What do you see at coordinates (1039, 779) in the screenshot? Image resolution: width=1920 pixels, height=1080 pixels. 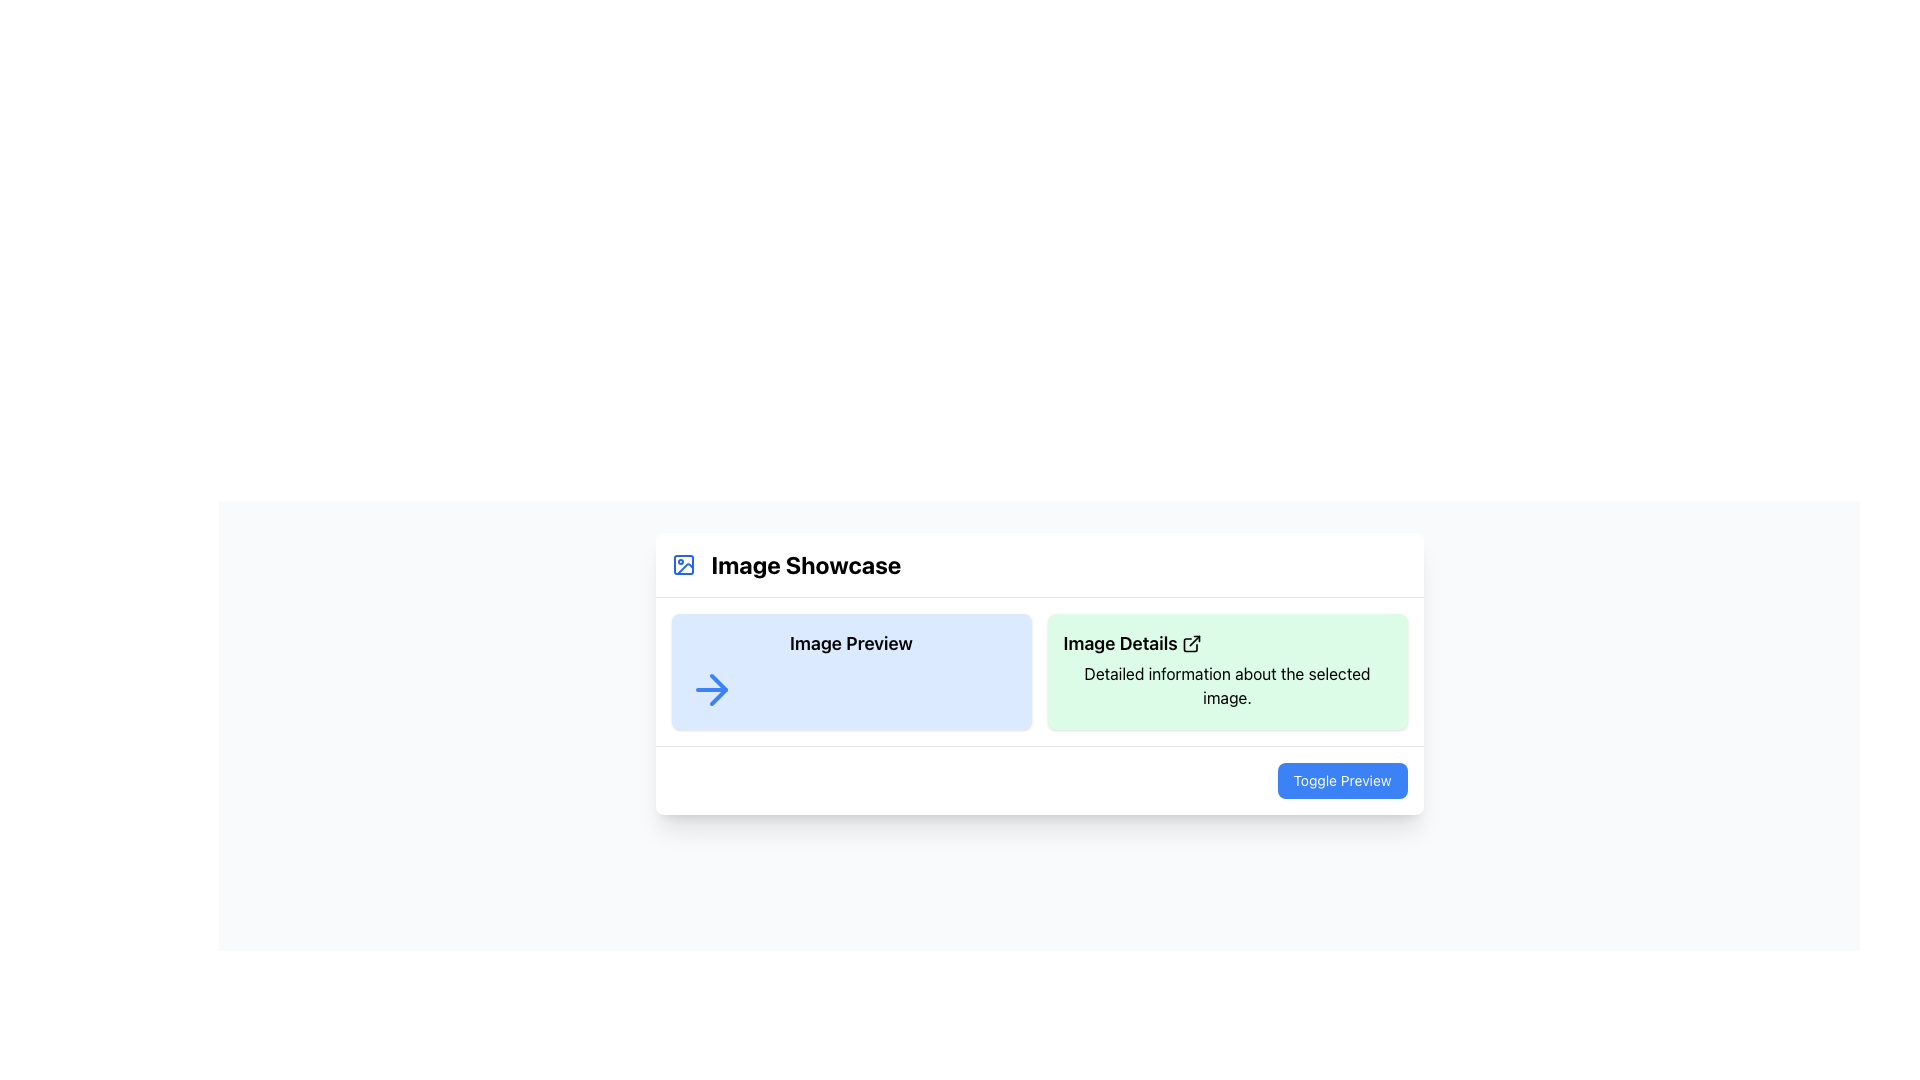 I see `the blue rectangular button with rounded edges labeled 'Toggle Preview'` at bounding box center [1039, 779].